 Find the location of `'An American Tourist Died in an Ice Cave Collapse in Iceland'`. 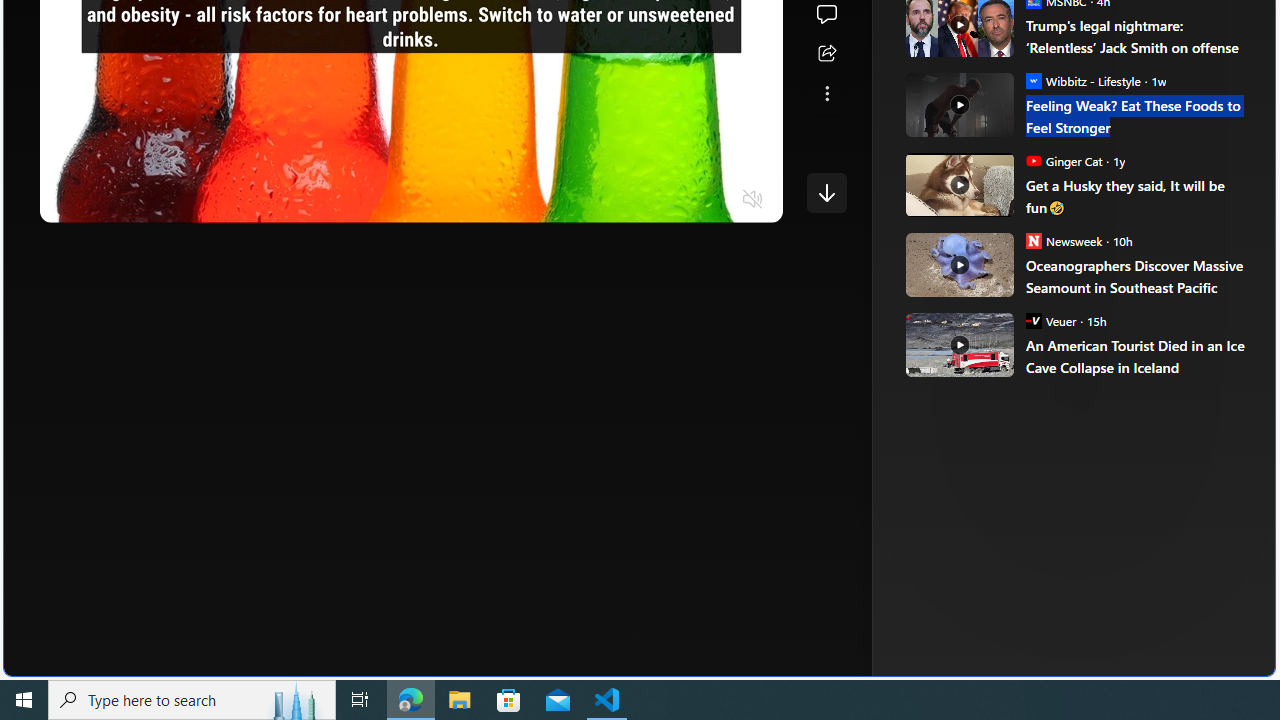

'An American Tourist Died in an Ice Cave Collapse in Iceland' is located at coordinates (1136, 355).